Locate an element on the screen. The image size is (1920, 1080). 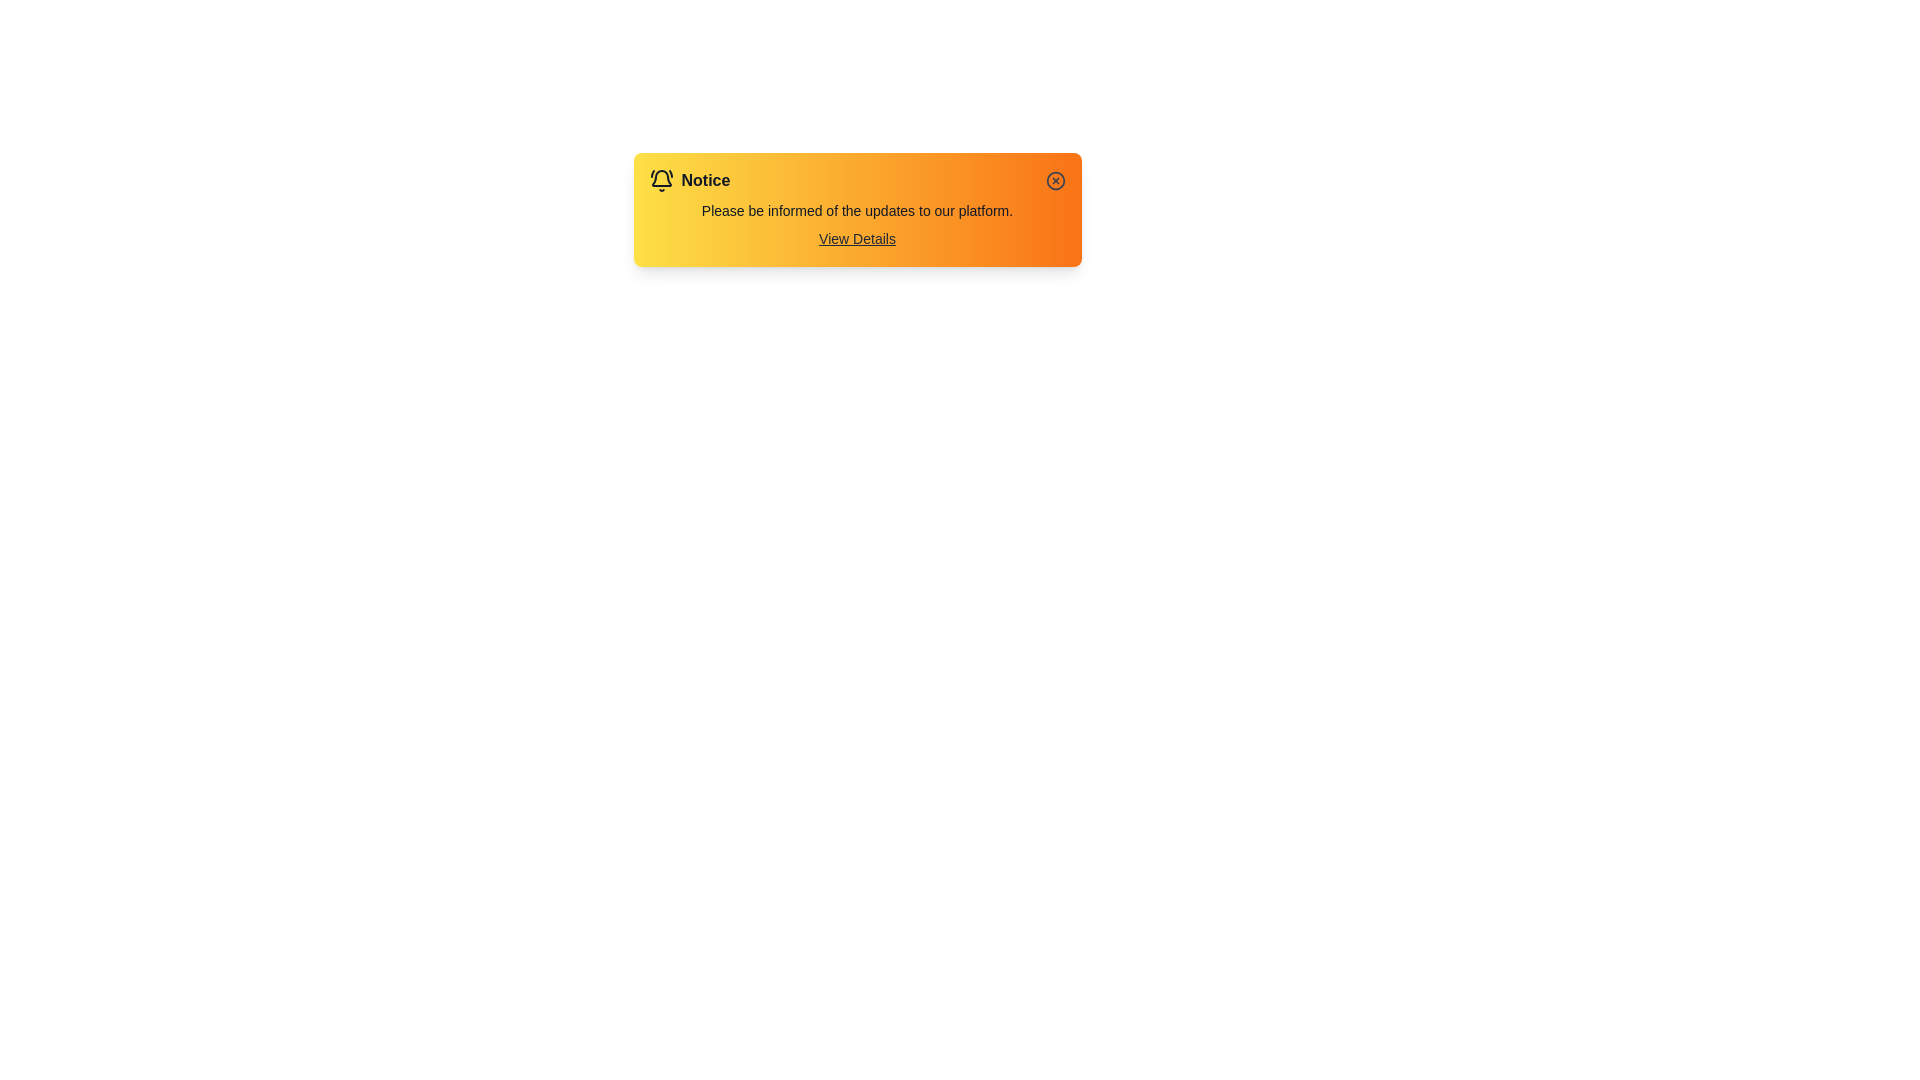
the close button of the notification is located at coordinates (1054, 181).